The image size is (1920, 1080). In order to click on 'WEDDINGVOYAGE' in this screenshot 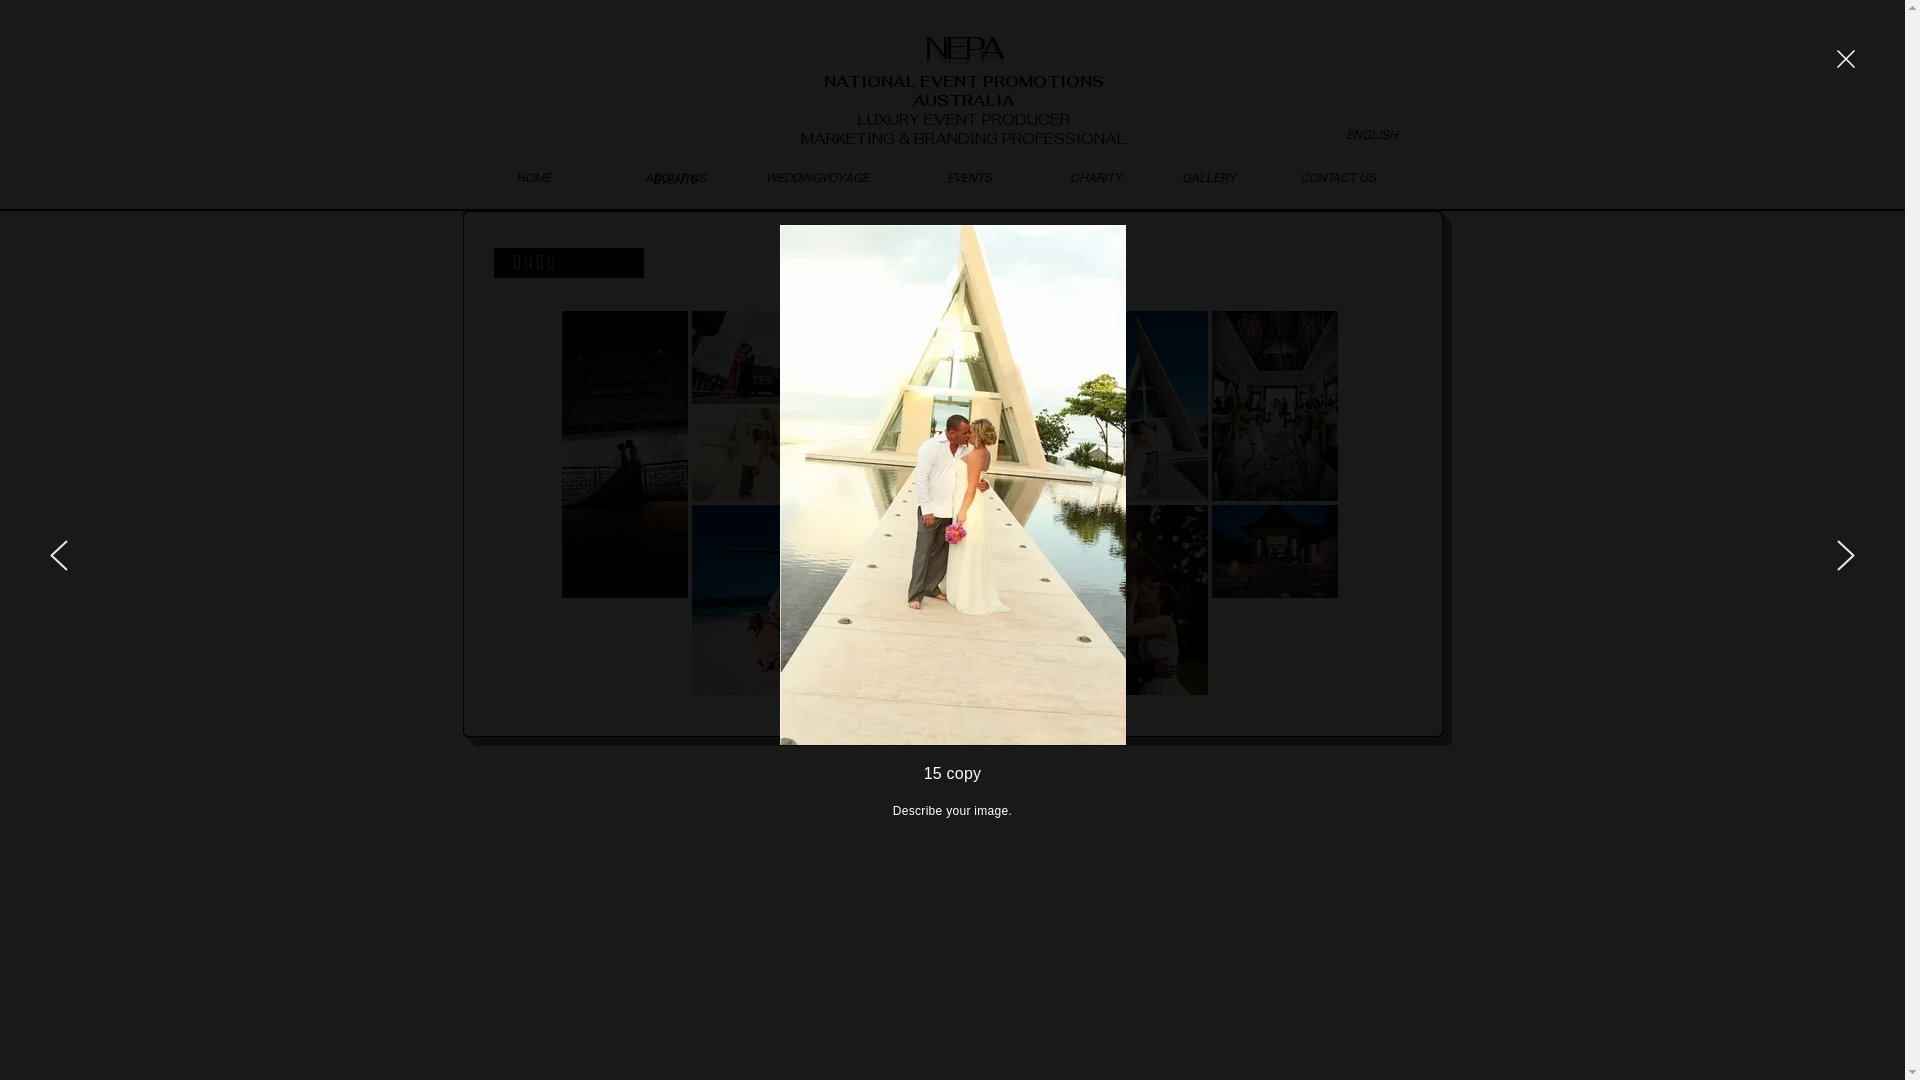, I will do `click(816, 176)`.